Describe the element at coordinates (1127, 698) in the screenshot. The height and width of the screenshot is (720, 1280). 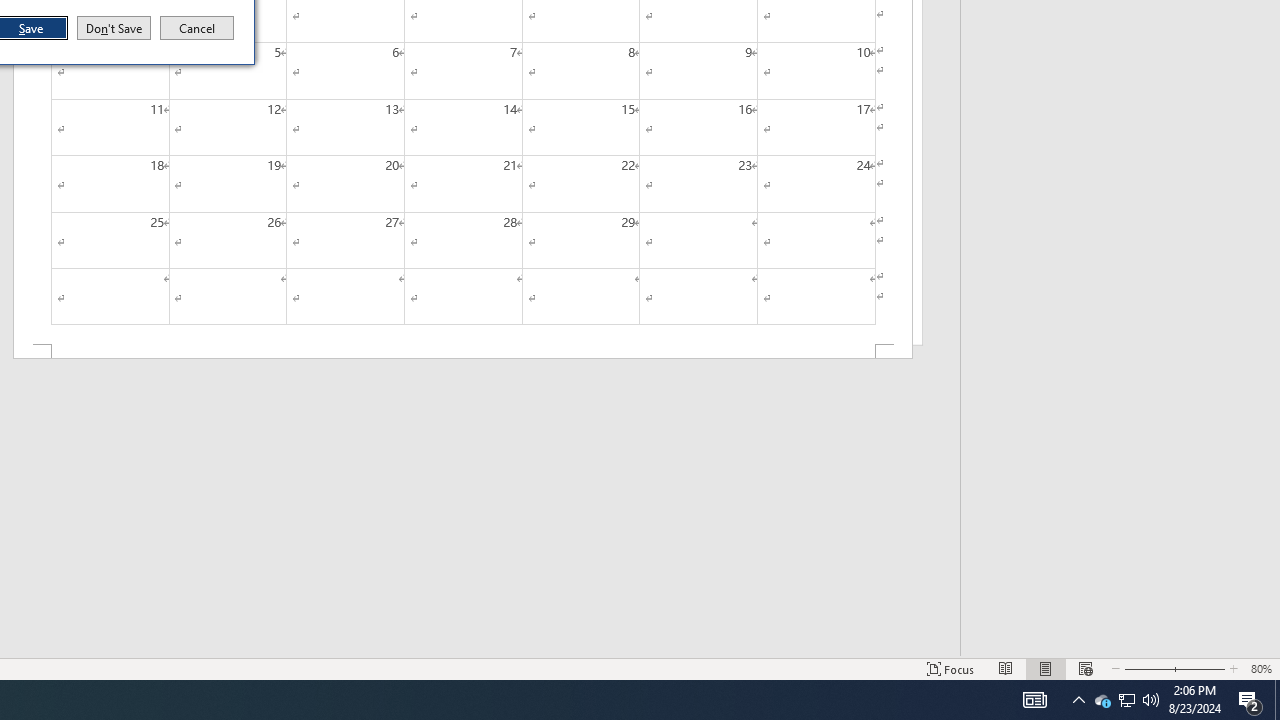
I see `'Notification Chevron'` at that location.